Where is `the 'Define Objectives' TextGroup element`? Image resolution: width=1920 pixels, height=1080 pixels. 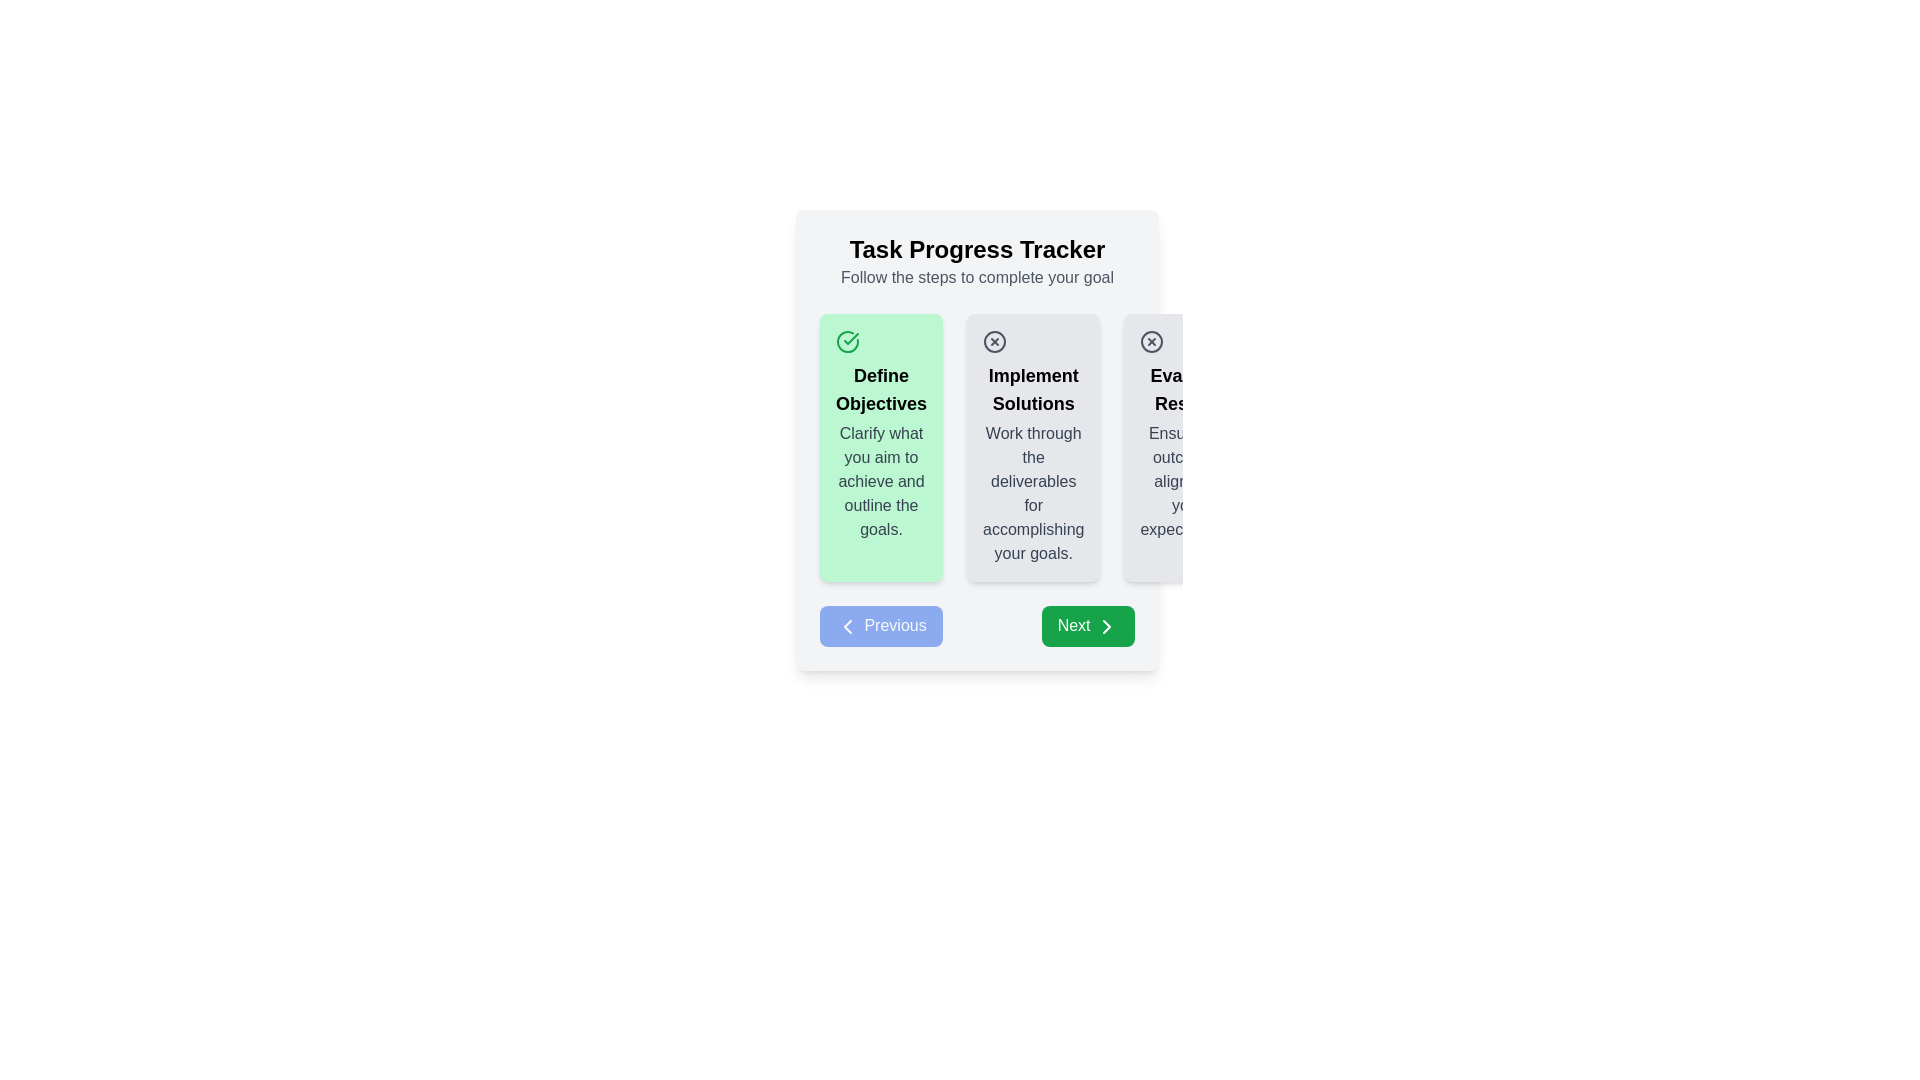 the 'Define Objectives' TextGroup element is located at coordinates (880, 434).